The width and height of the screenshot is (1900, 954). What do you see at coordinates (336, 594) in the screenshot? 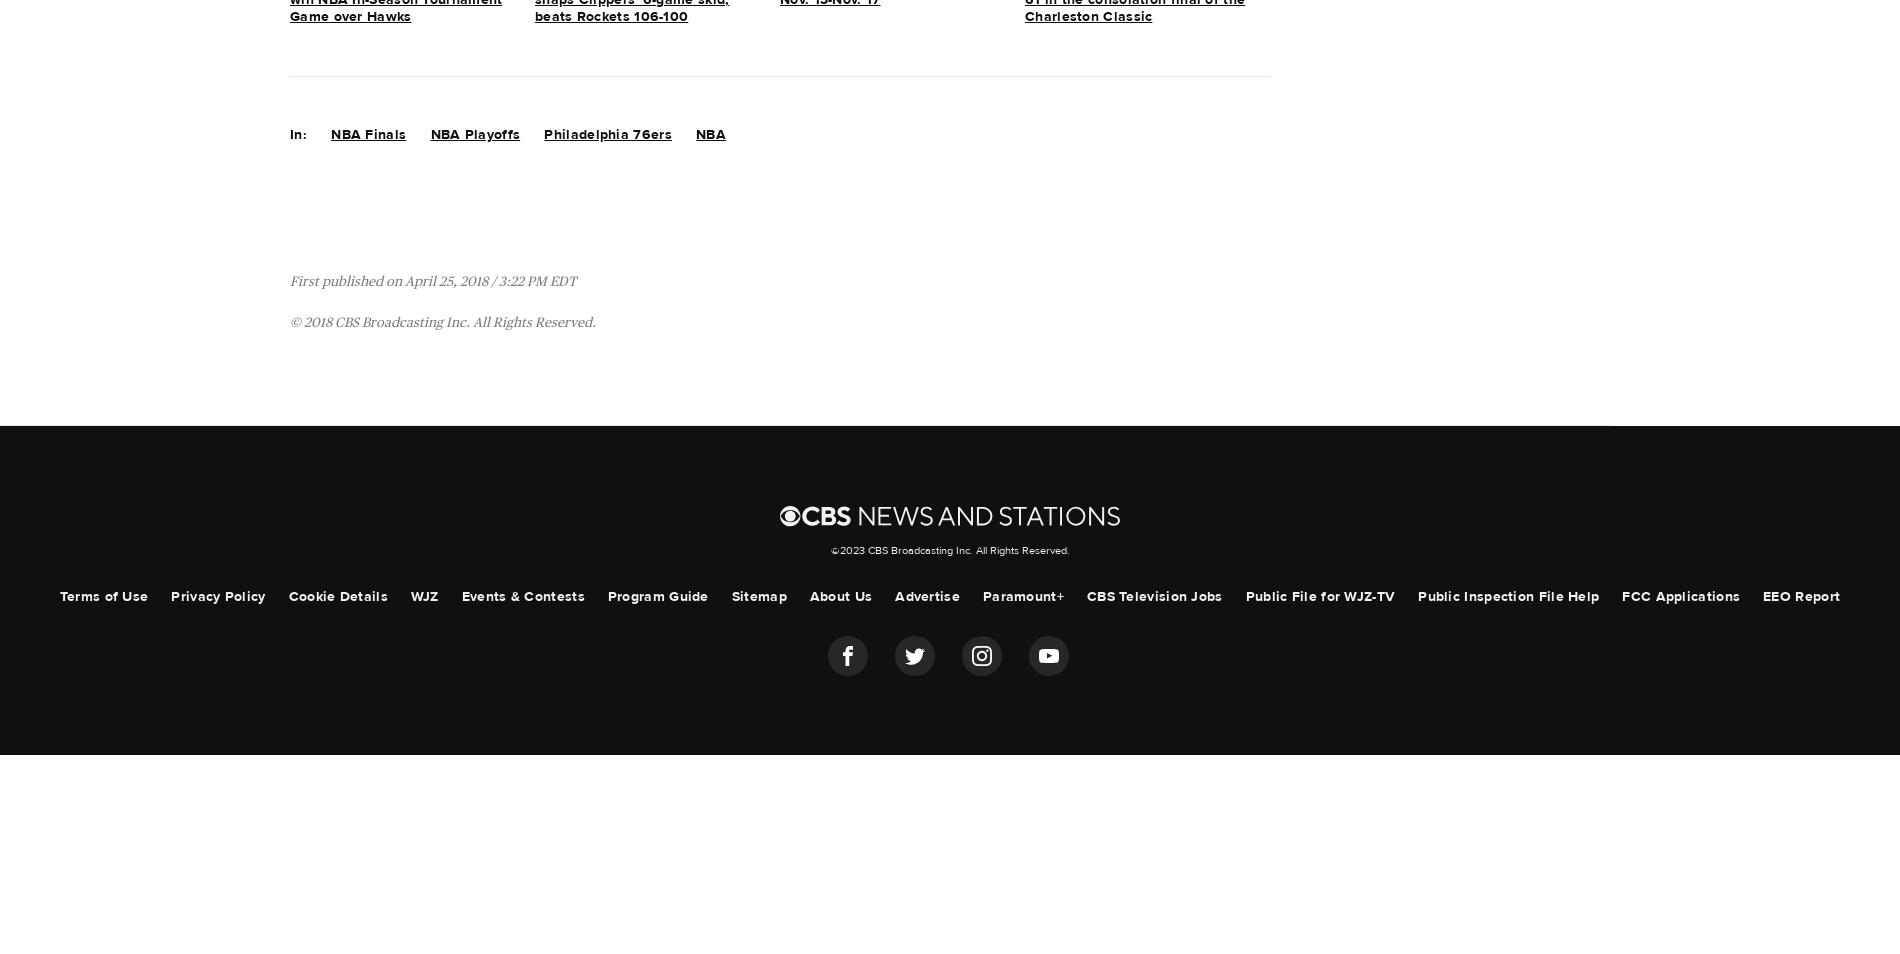
I see `'Cookie Details'` at bounding box center [336, 594].